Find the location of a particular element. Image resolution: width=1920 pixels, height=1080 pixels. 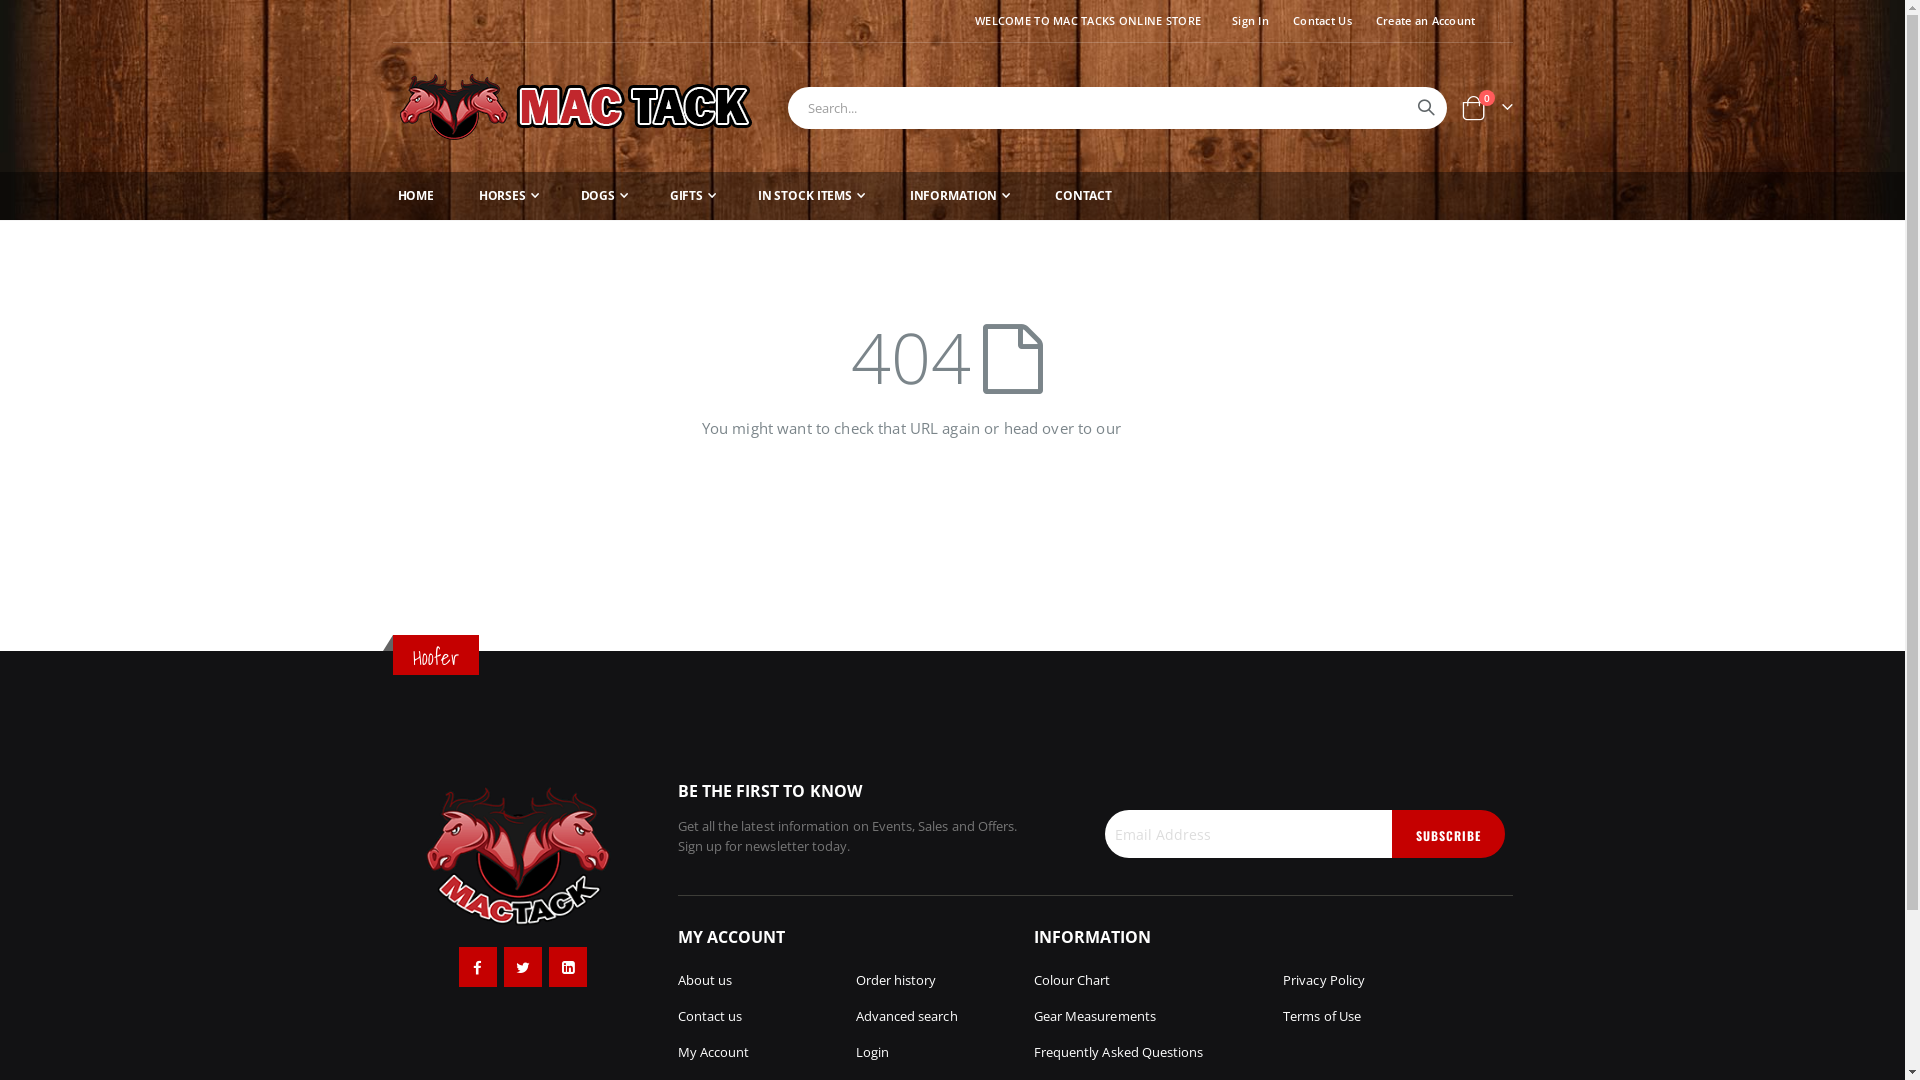

'INFORMATION' is located at coordinates (960, 196).